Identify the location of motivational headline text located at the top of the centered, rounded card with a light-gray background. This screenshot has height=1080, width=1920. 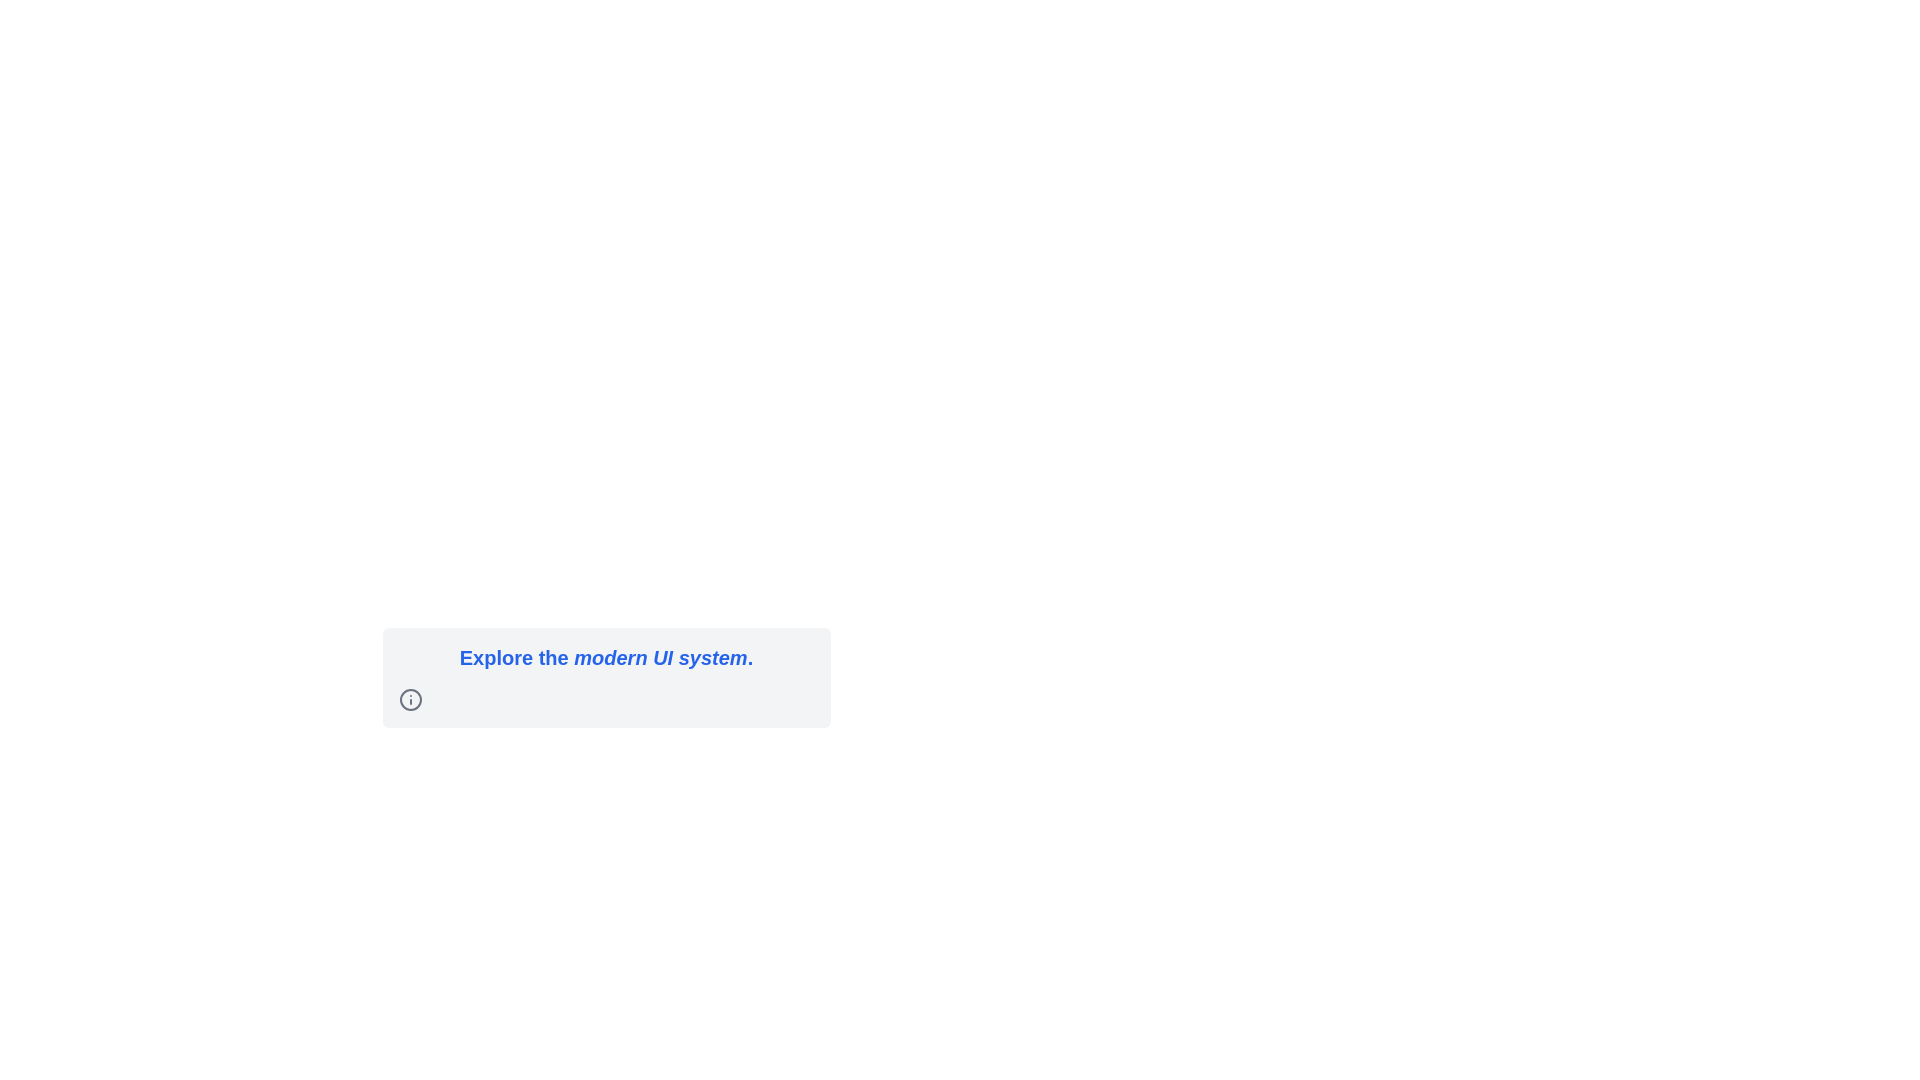
(605, 658).